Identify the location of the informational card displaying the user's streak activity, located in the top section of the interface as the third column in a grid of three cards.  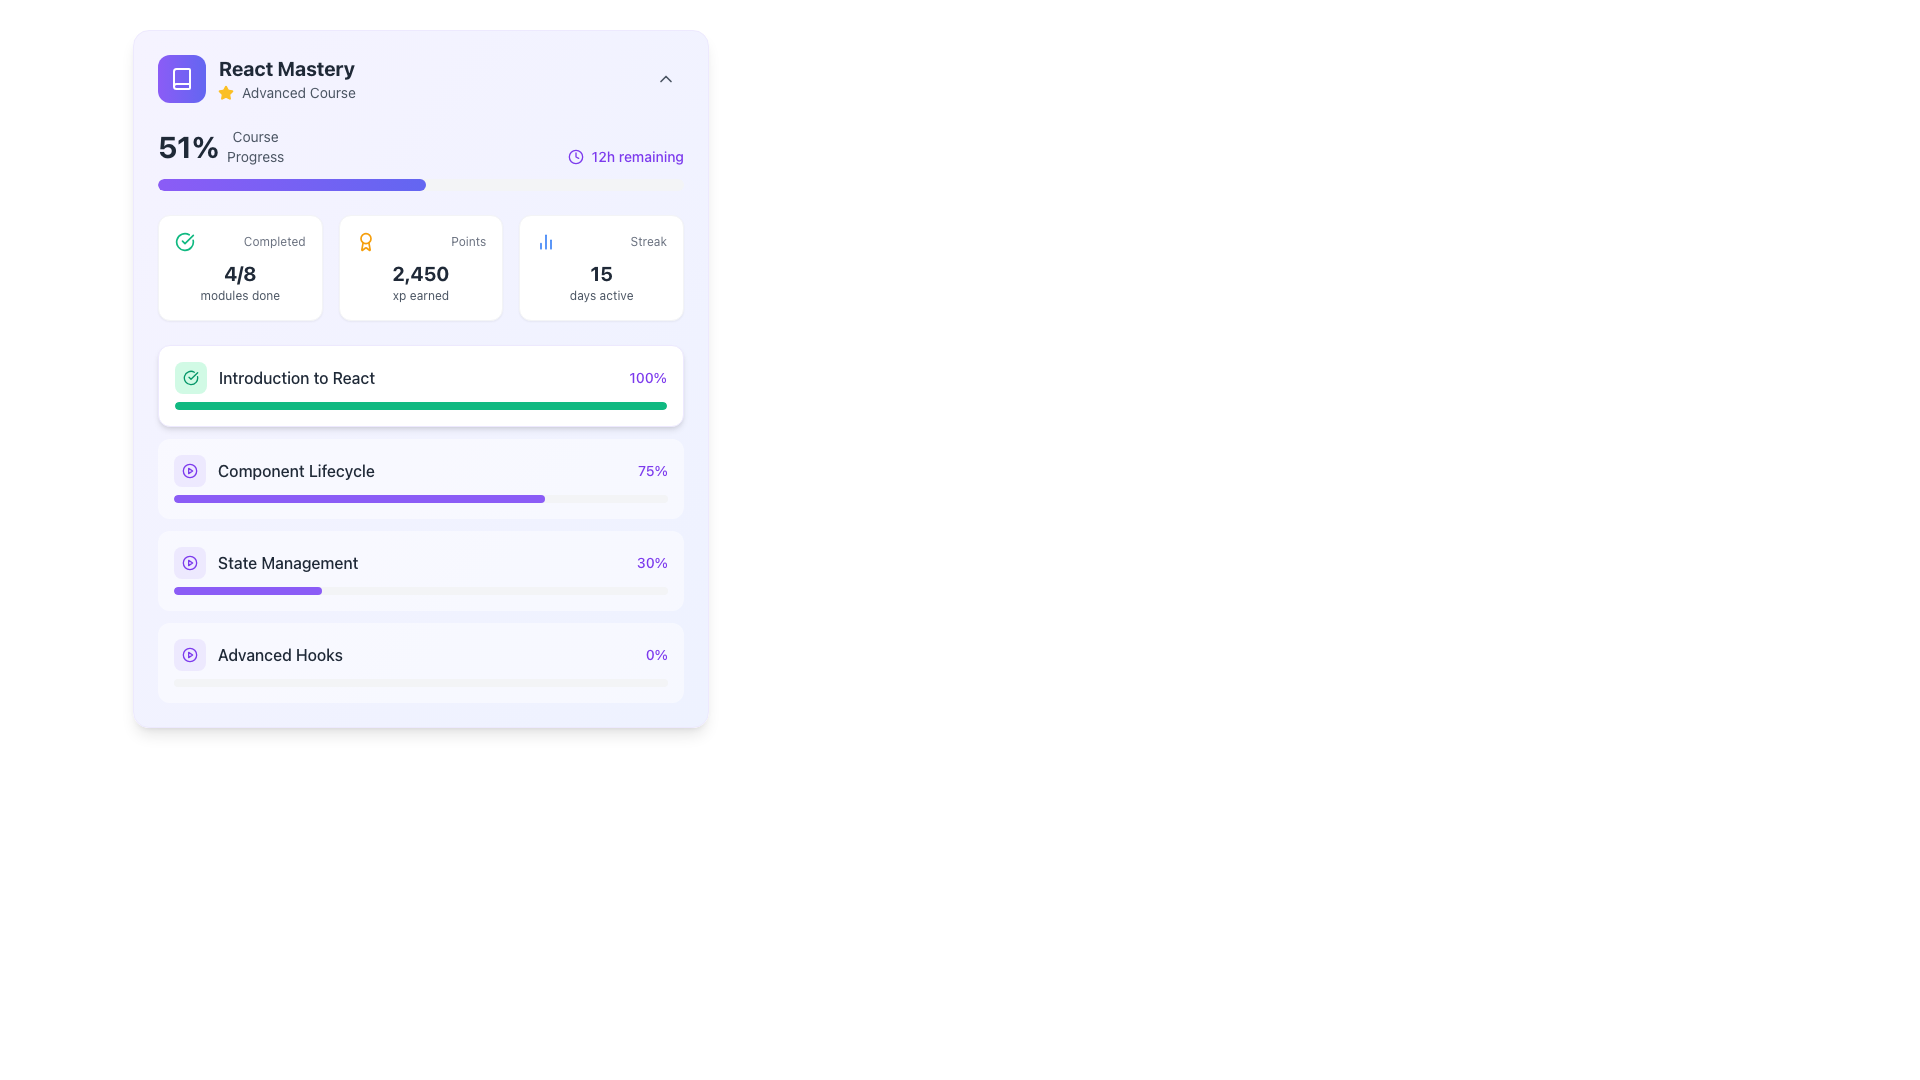
(600, 266).